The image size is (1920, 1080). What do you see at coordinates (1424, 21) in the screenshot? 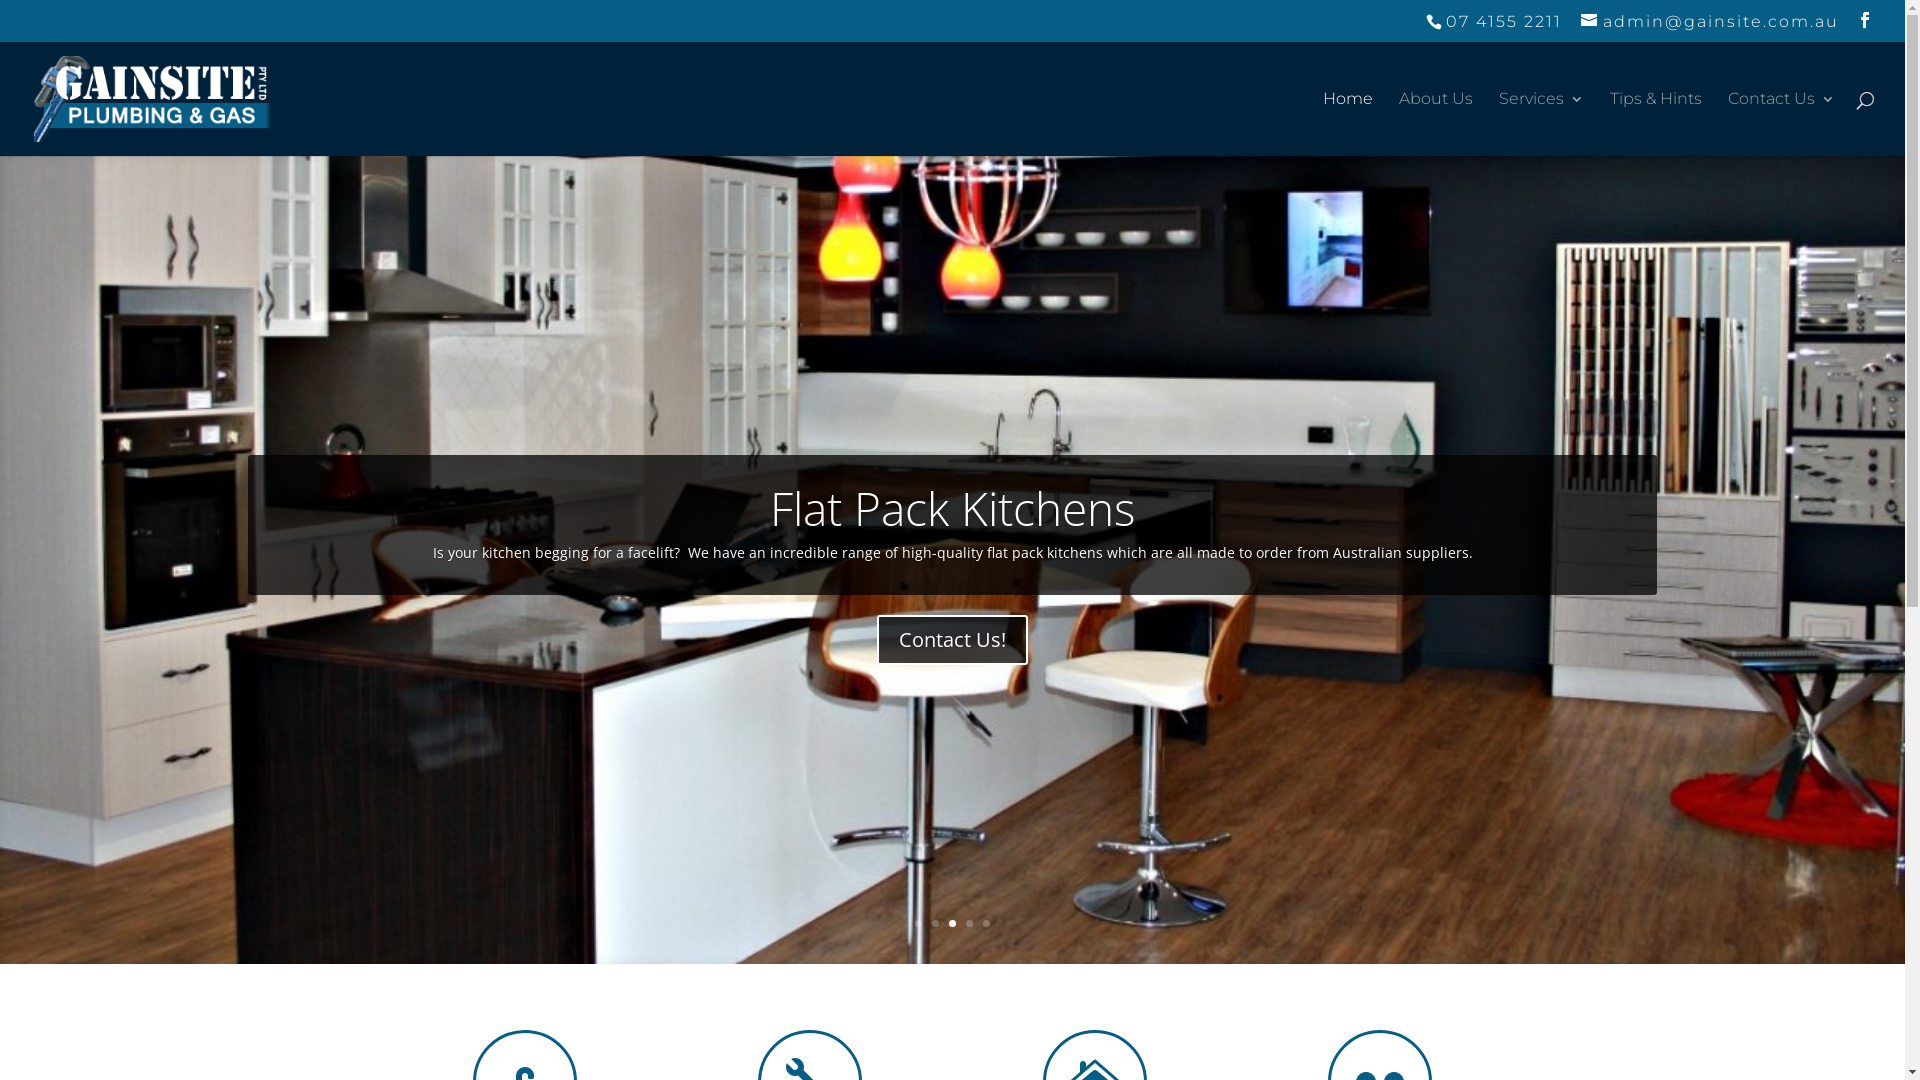
I see `'07 4155 2211'` at bounding box center [1424, 21].